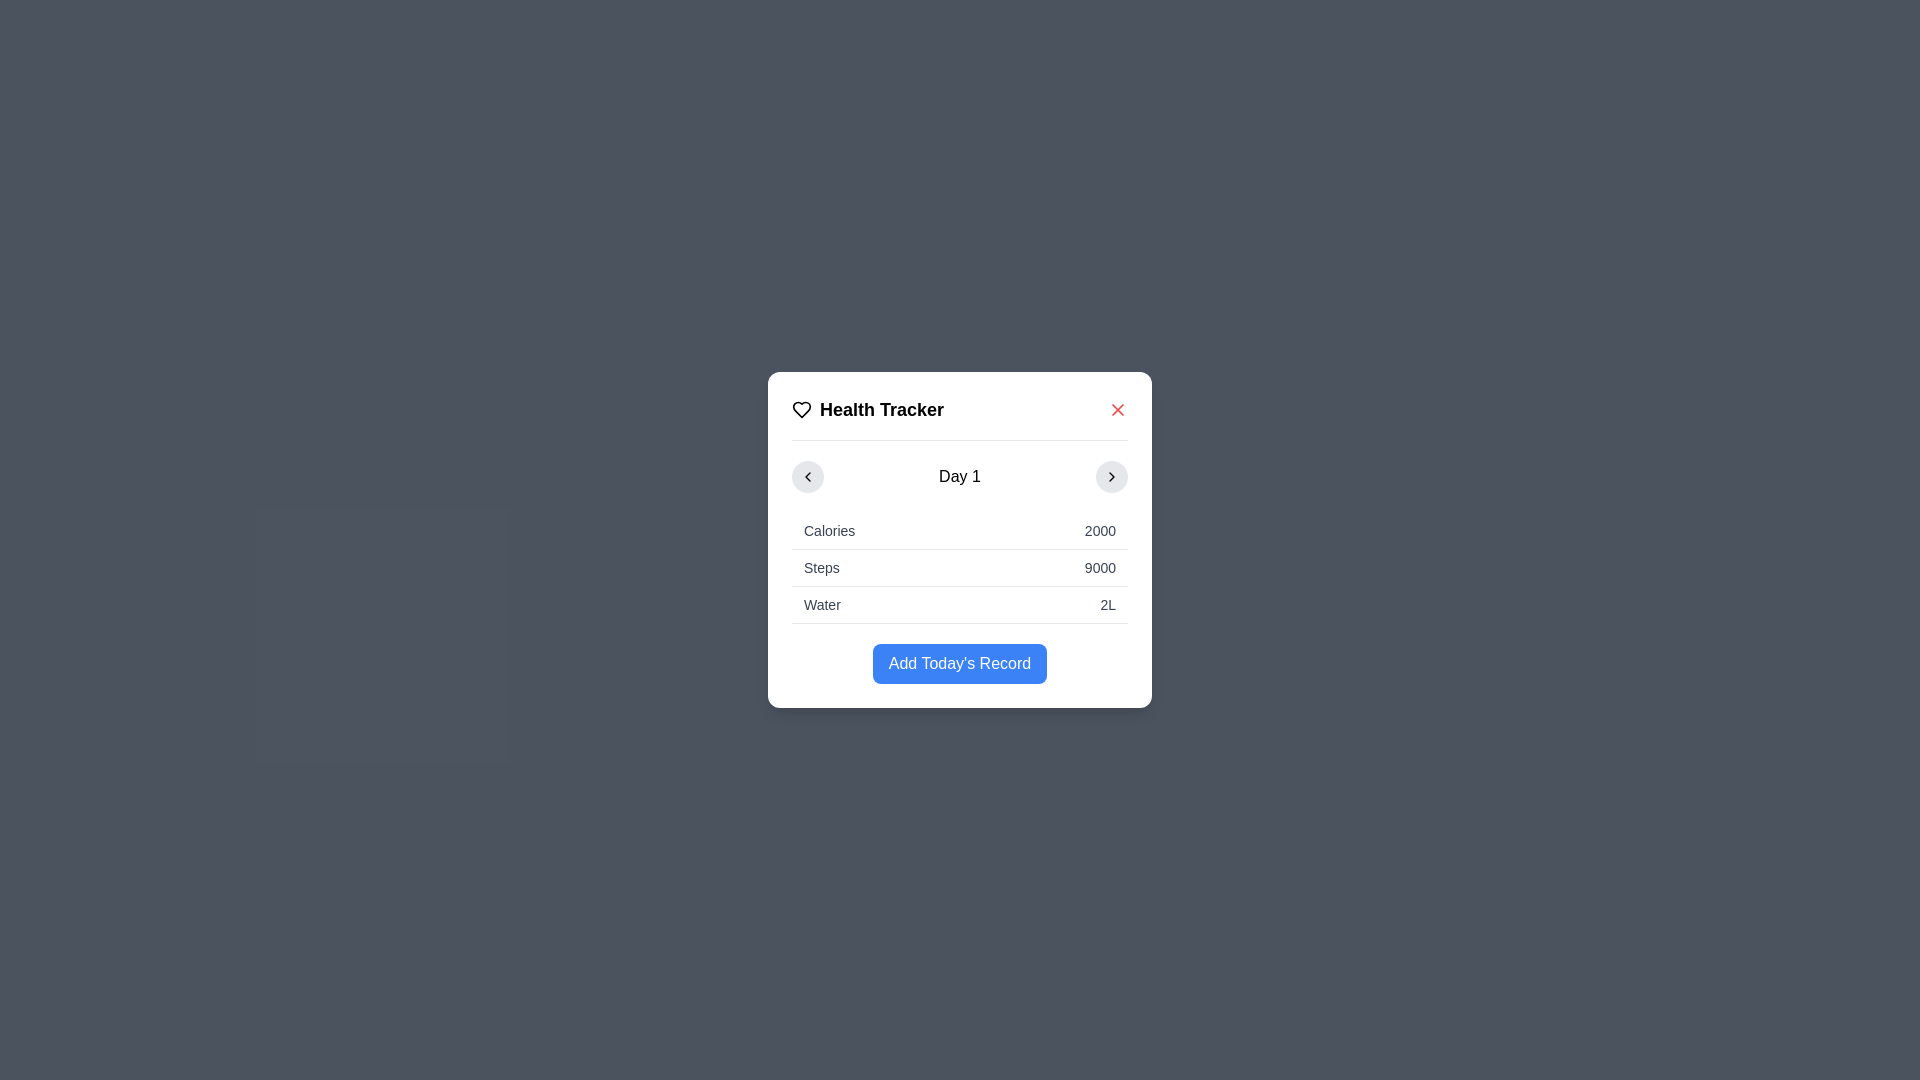 The width and height of the screenshot is (1920, 1080). Describe the element at coordinates (807, 477) in the screenshot. I see `the left arrow icon button located in the upper left section of the modal window, which allows navigation to the previous entry or section` at that location.